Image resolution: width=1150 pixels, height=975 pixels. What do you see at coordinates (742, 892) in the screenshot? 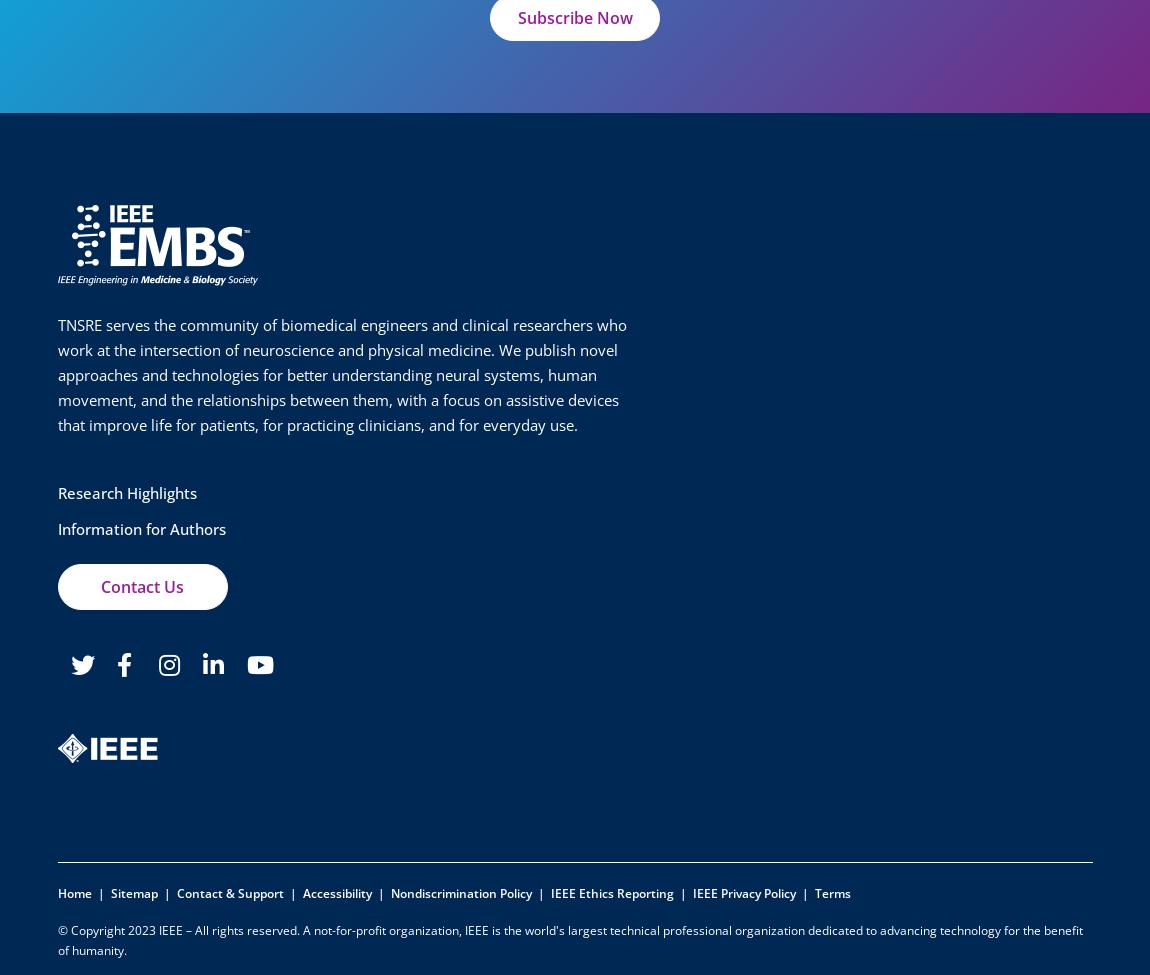
I see `'IEEE Privacy Policy'` at bounding box center [742, 892].